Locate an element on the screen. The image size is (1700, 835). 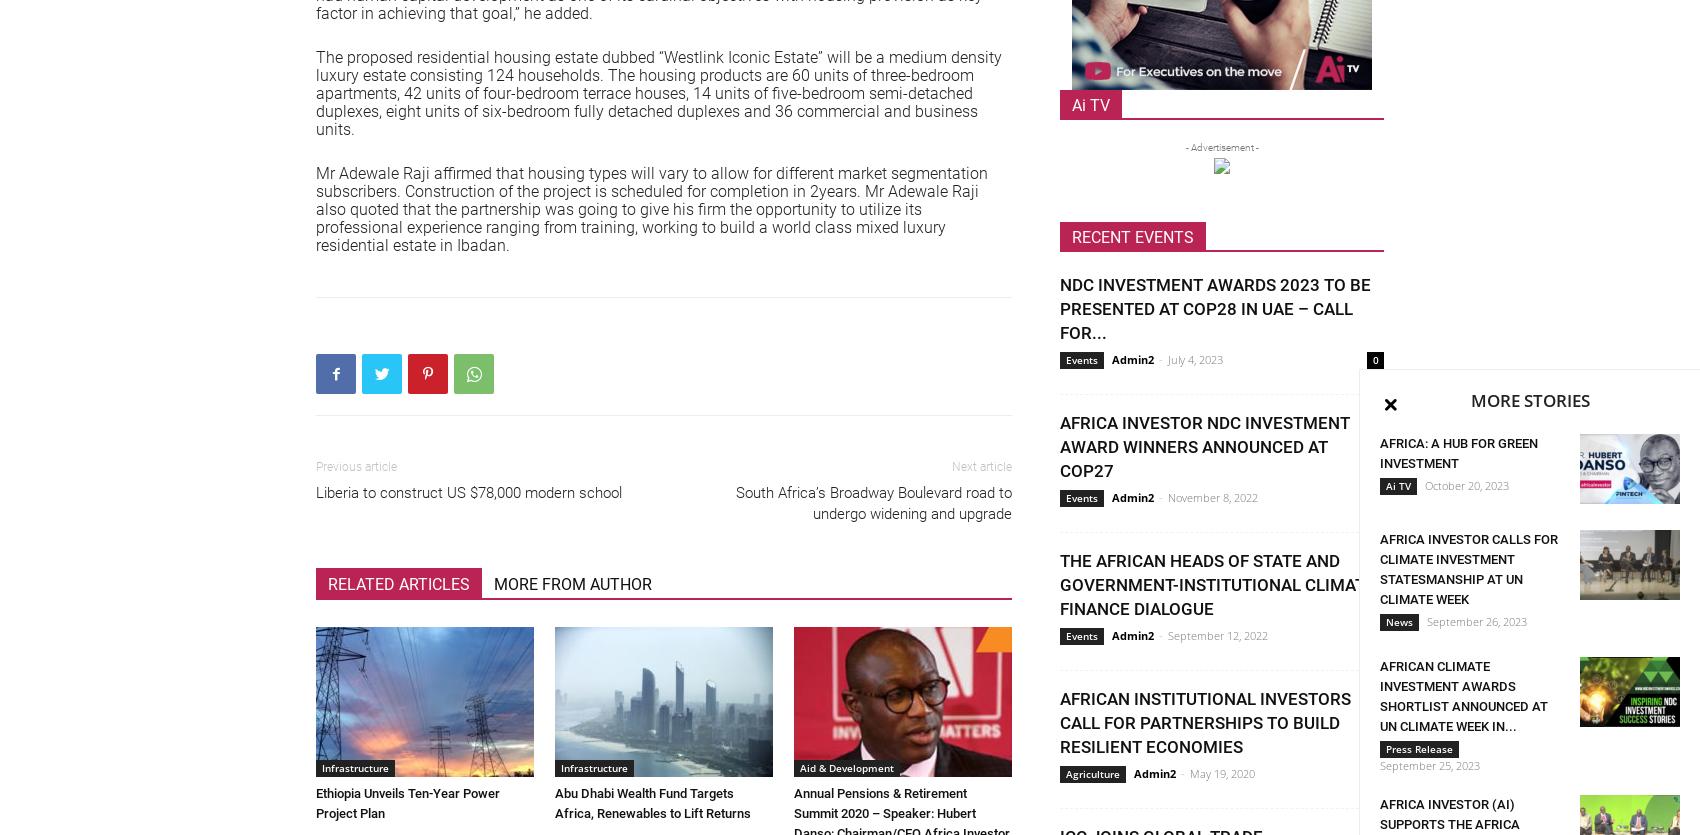
'Ethiopia Unveils Ten-Year Power Project Plan' is located at coordinates (407, 802).